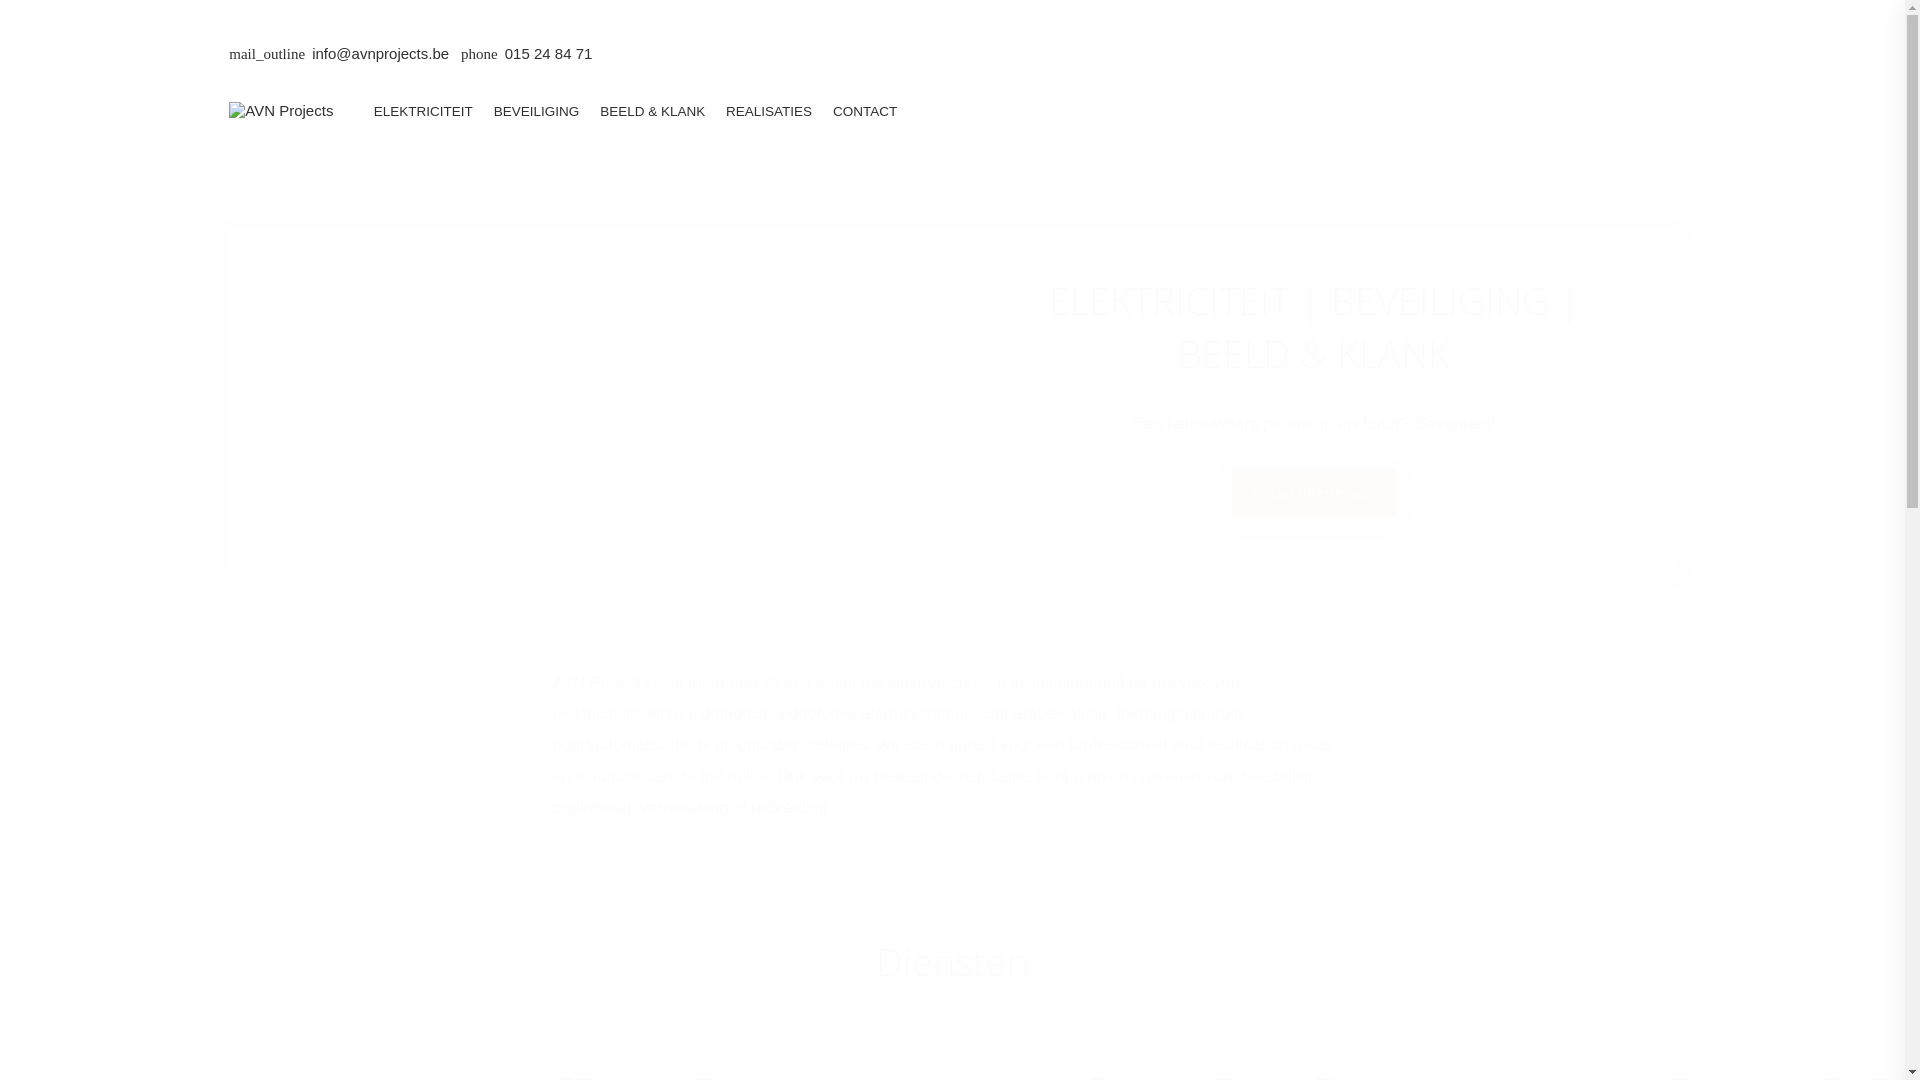 The height and width of the screenshot is (1080, 1920). Describe the element at coordinates (421, 111) in the screenshot. I see `'ELEKTRICITEIT'` at that location.